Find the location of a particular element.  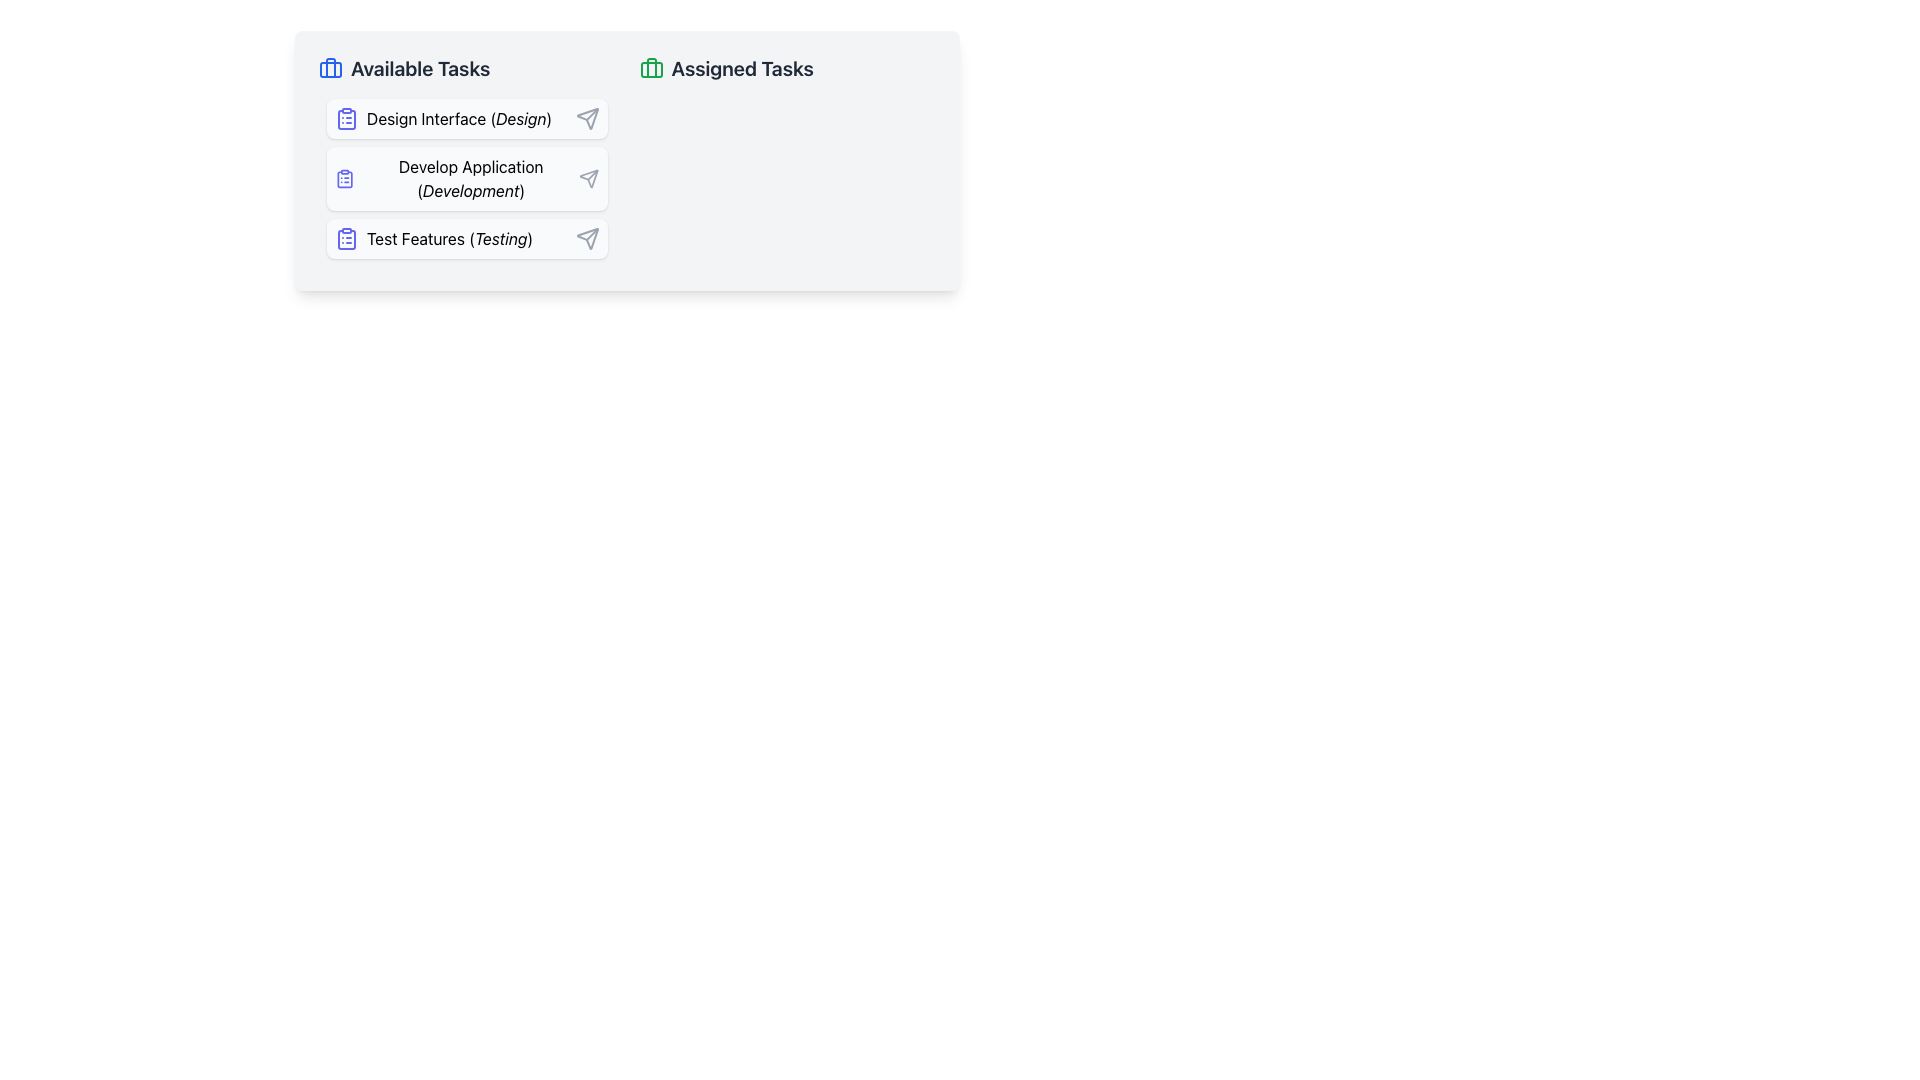

the briefcase icon, which is visually designed with a blue outline and rounded corners, located to the left of the 'Available Tasks' text as an indicator is located at coordinates (331, 68).